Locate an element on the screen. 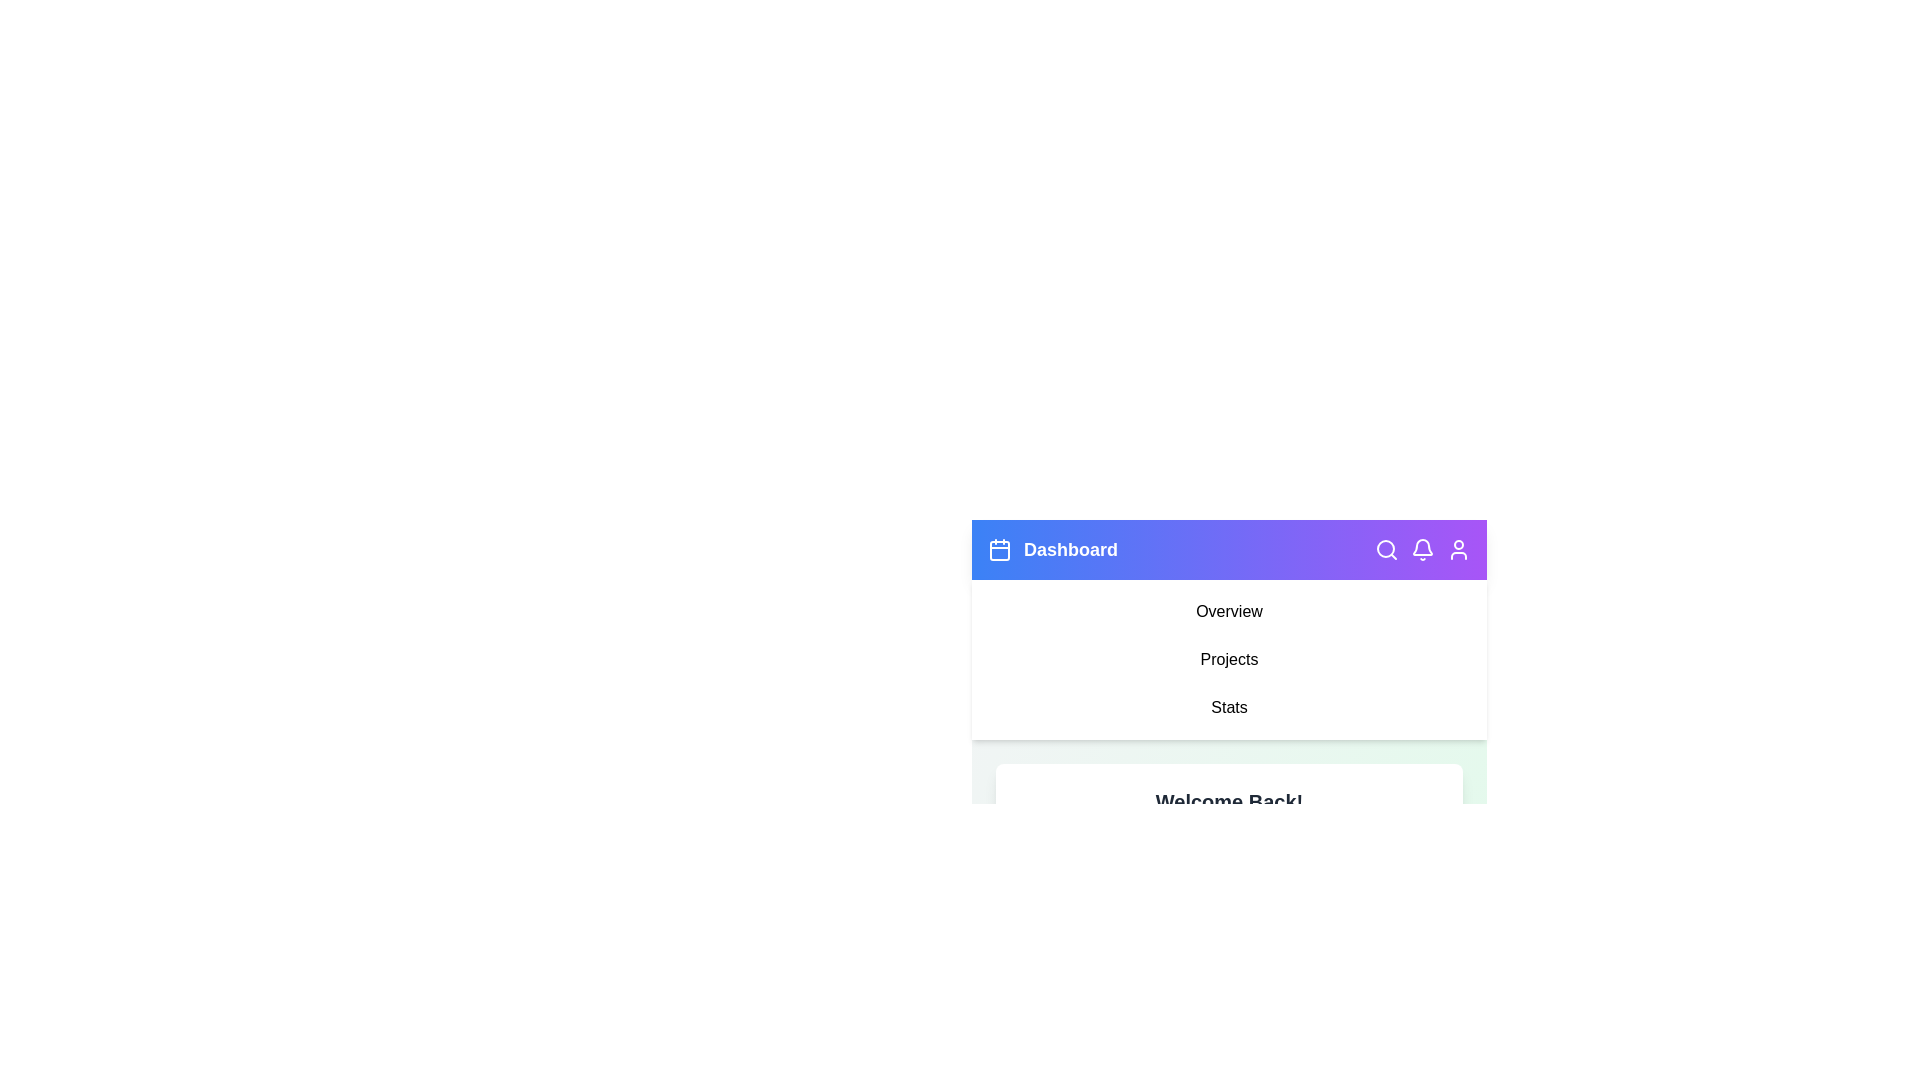  notification bell button is located at coordinates (1421, 550).